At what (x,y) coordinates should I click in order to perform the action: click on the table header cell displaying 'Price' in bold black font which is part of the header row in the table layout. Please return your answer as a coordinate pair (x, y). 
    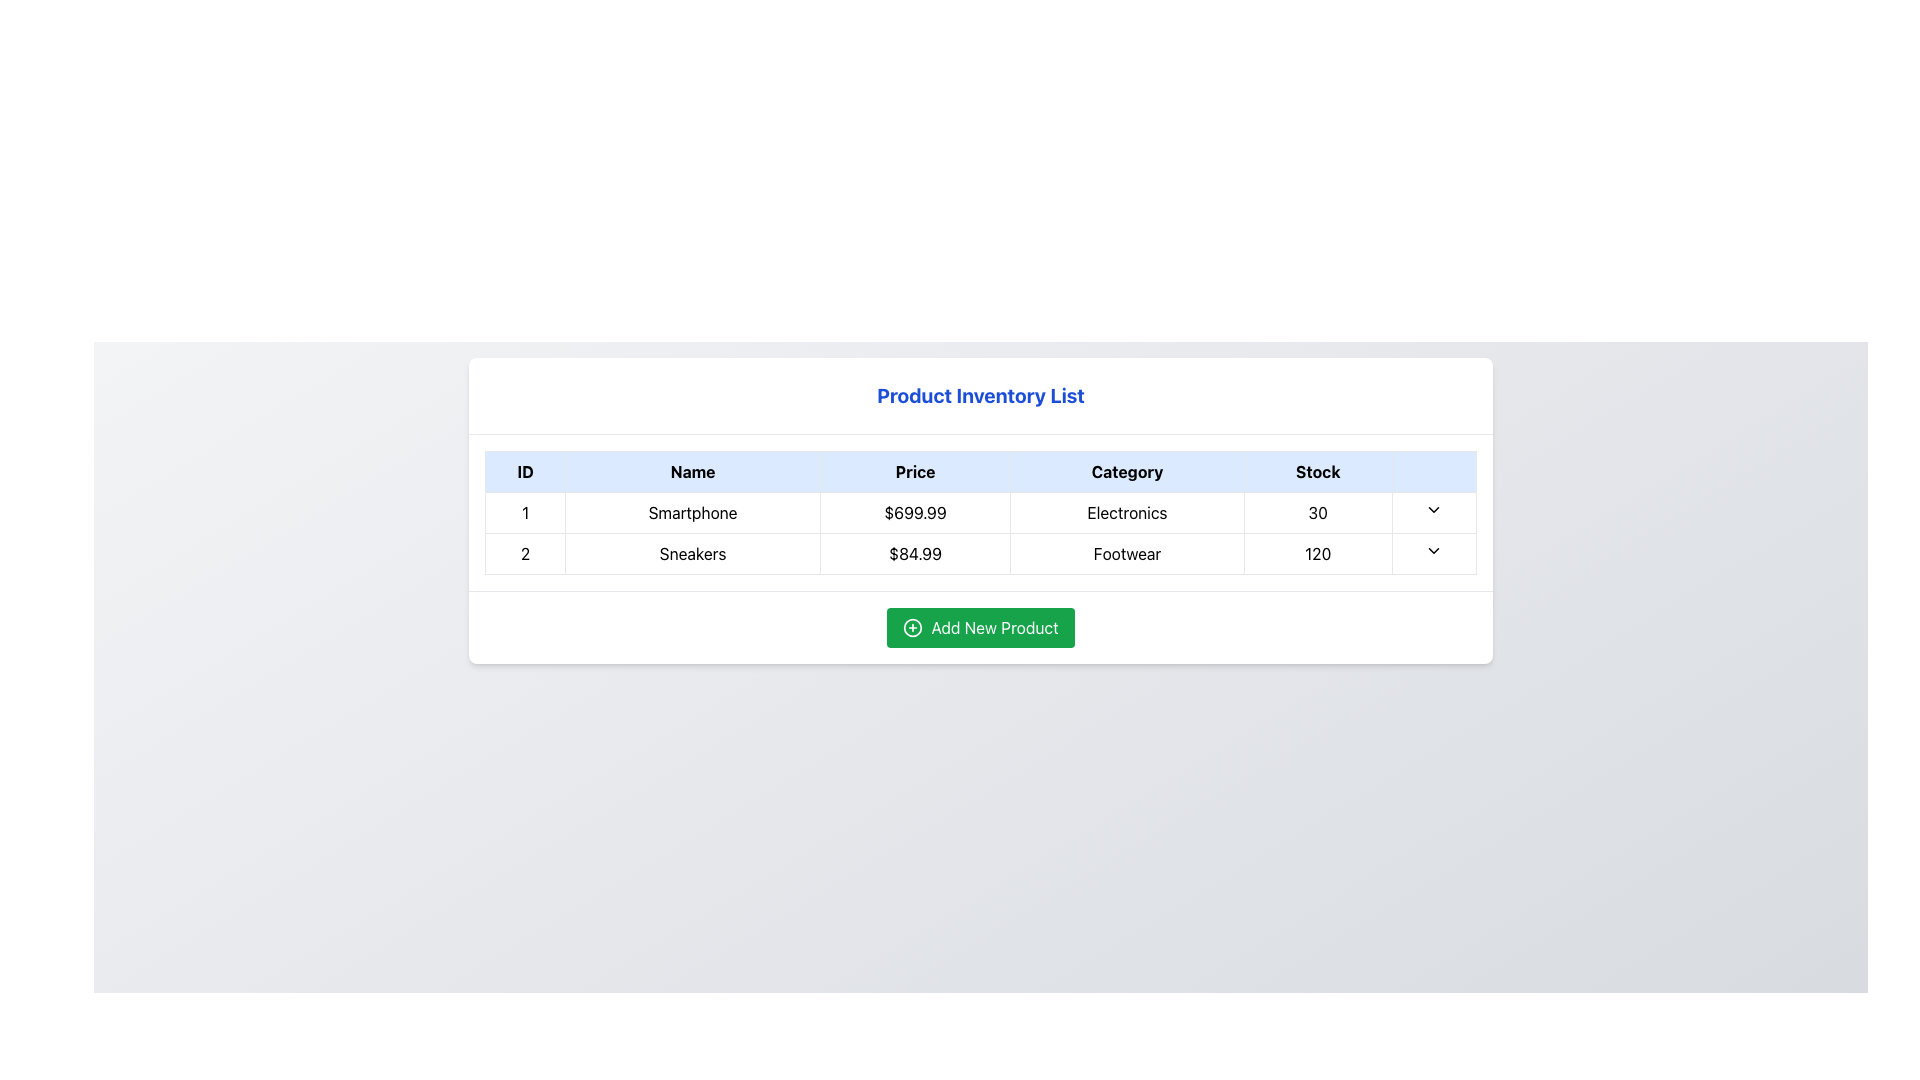
    Looking at the image, I should click on (914, 471).